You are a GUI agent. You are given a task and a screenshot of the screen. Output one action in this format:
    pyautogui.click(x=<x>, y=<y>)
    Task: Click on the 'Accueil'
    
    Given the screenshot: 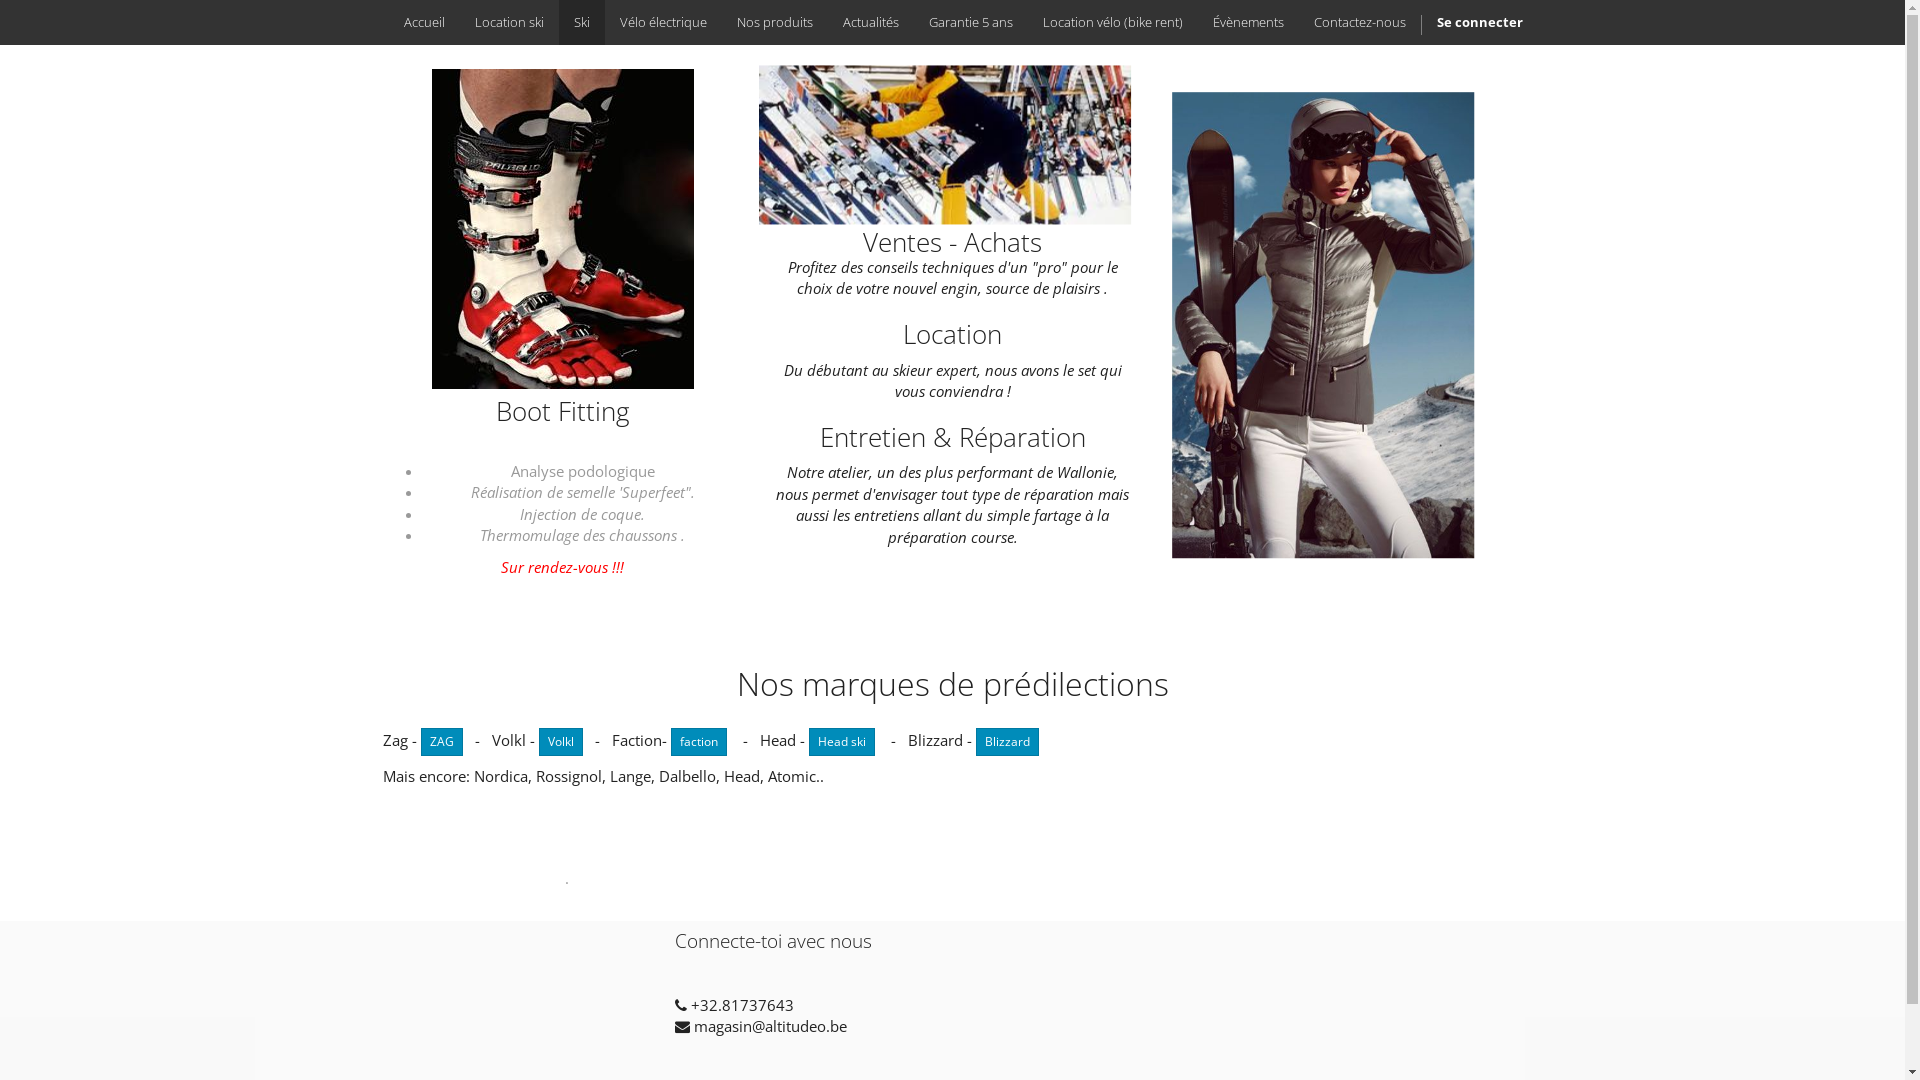 What is the action you would take?
    pyautogui.click(x=388, y=22)
    